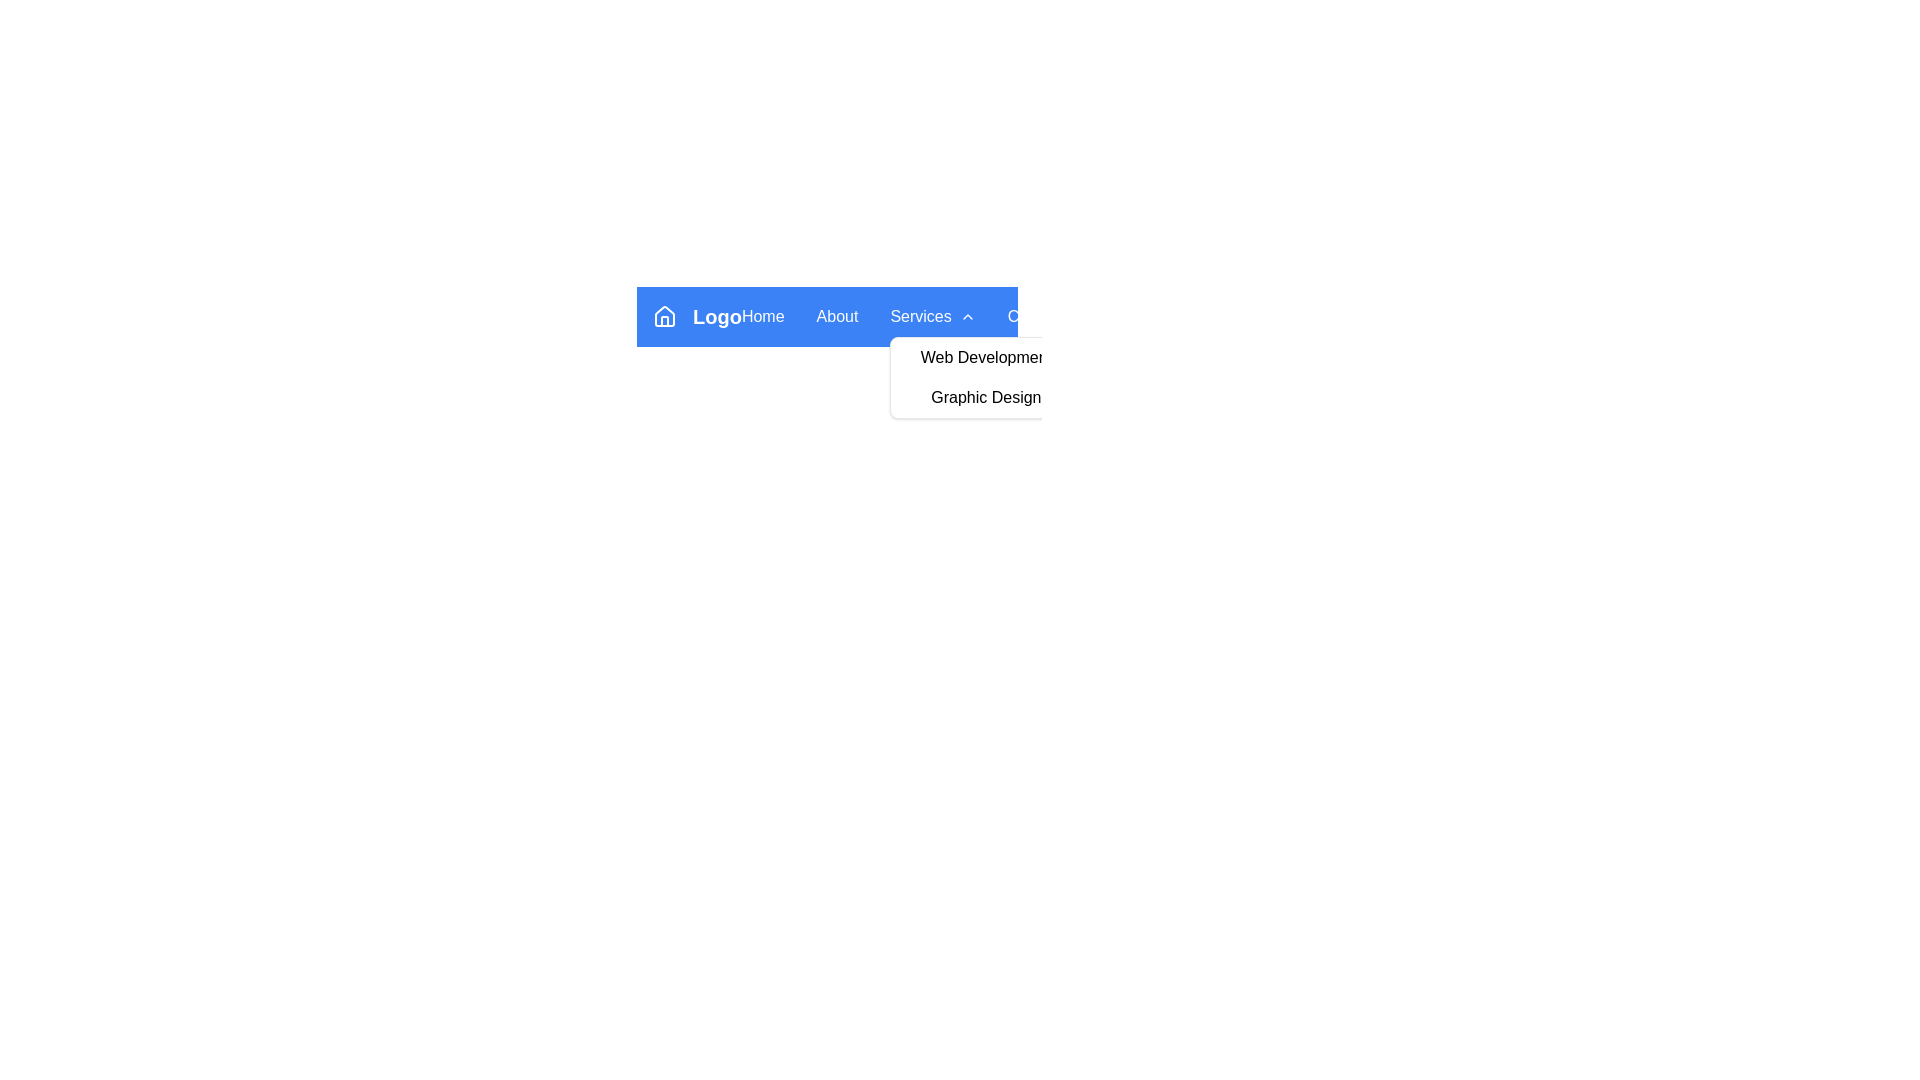  What do you see at coordinates (986, 378) in the screenshot?
I see `the Dropdown menu located below the 'Services' menu option in the navigation bar` at bounding box center [986, 378].